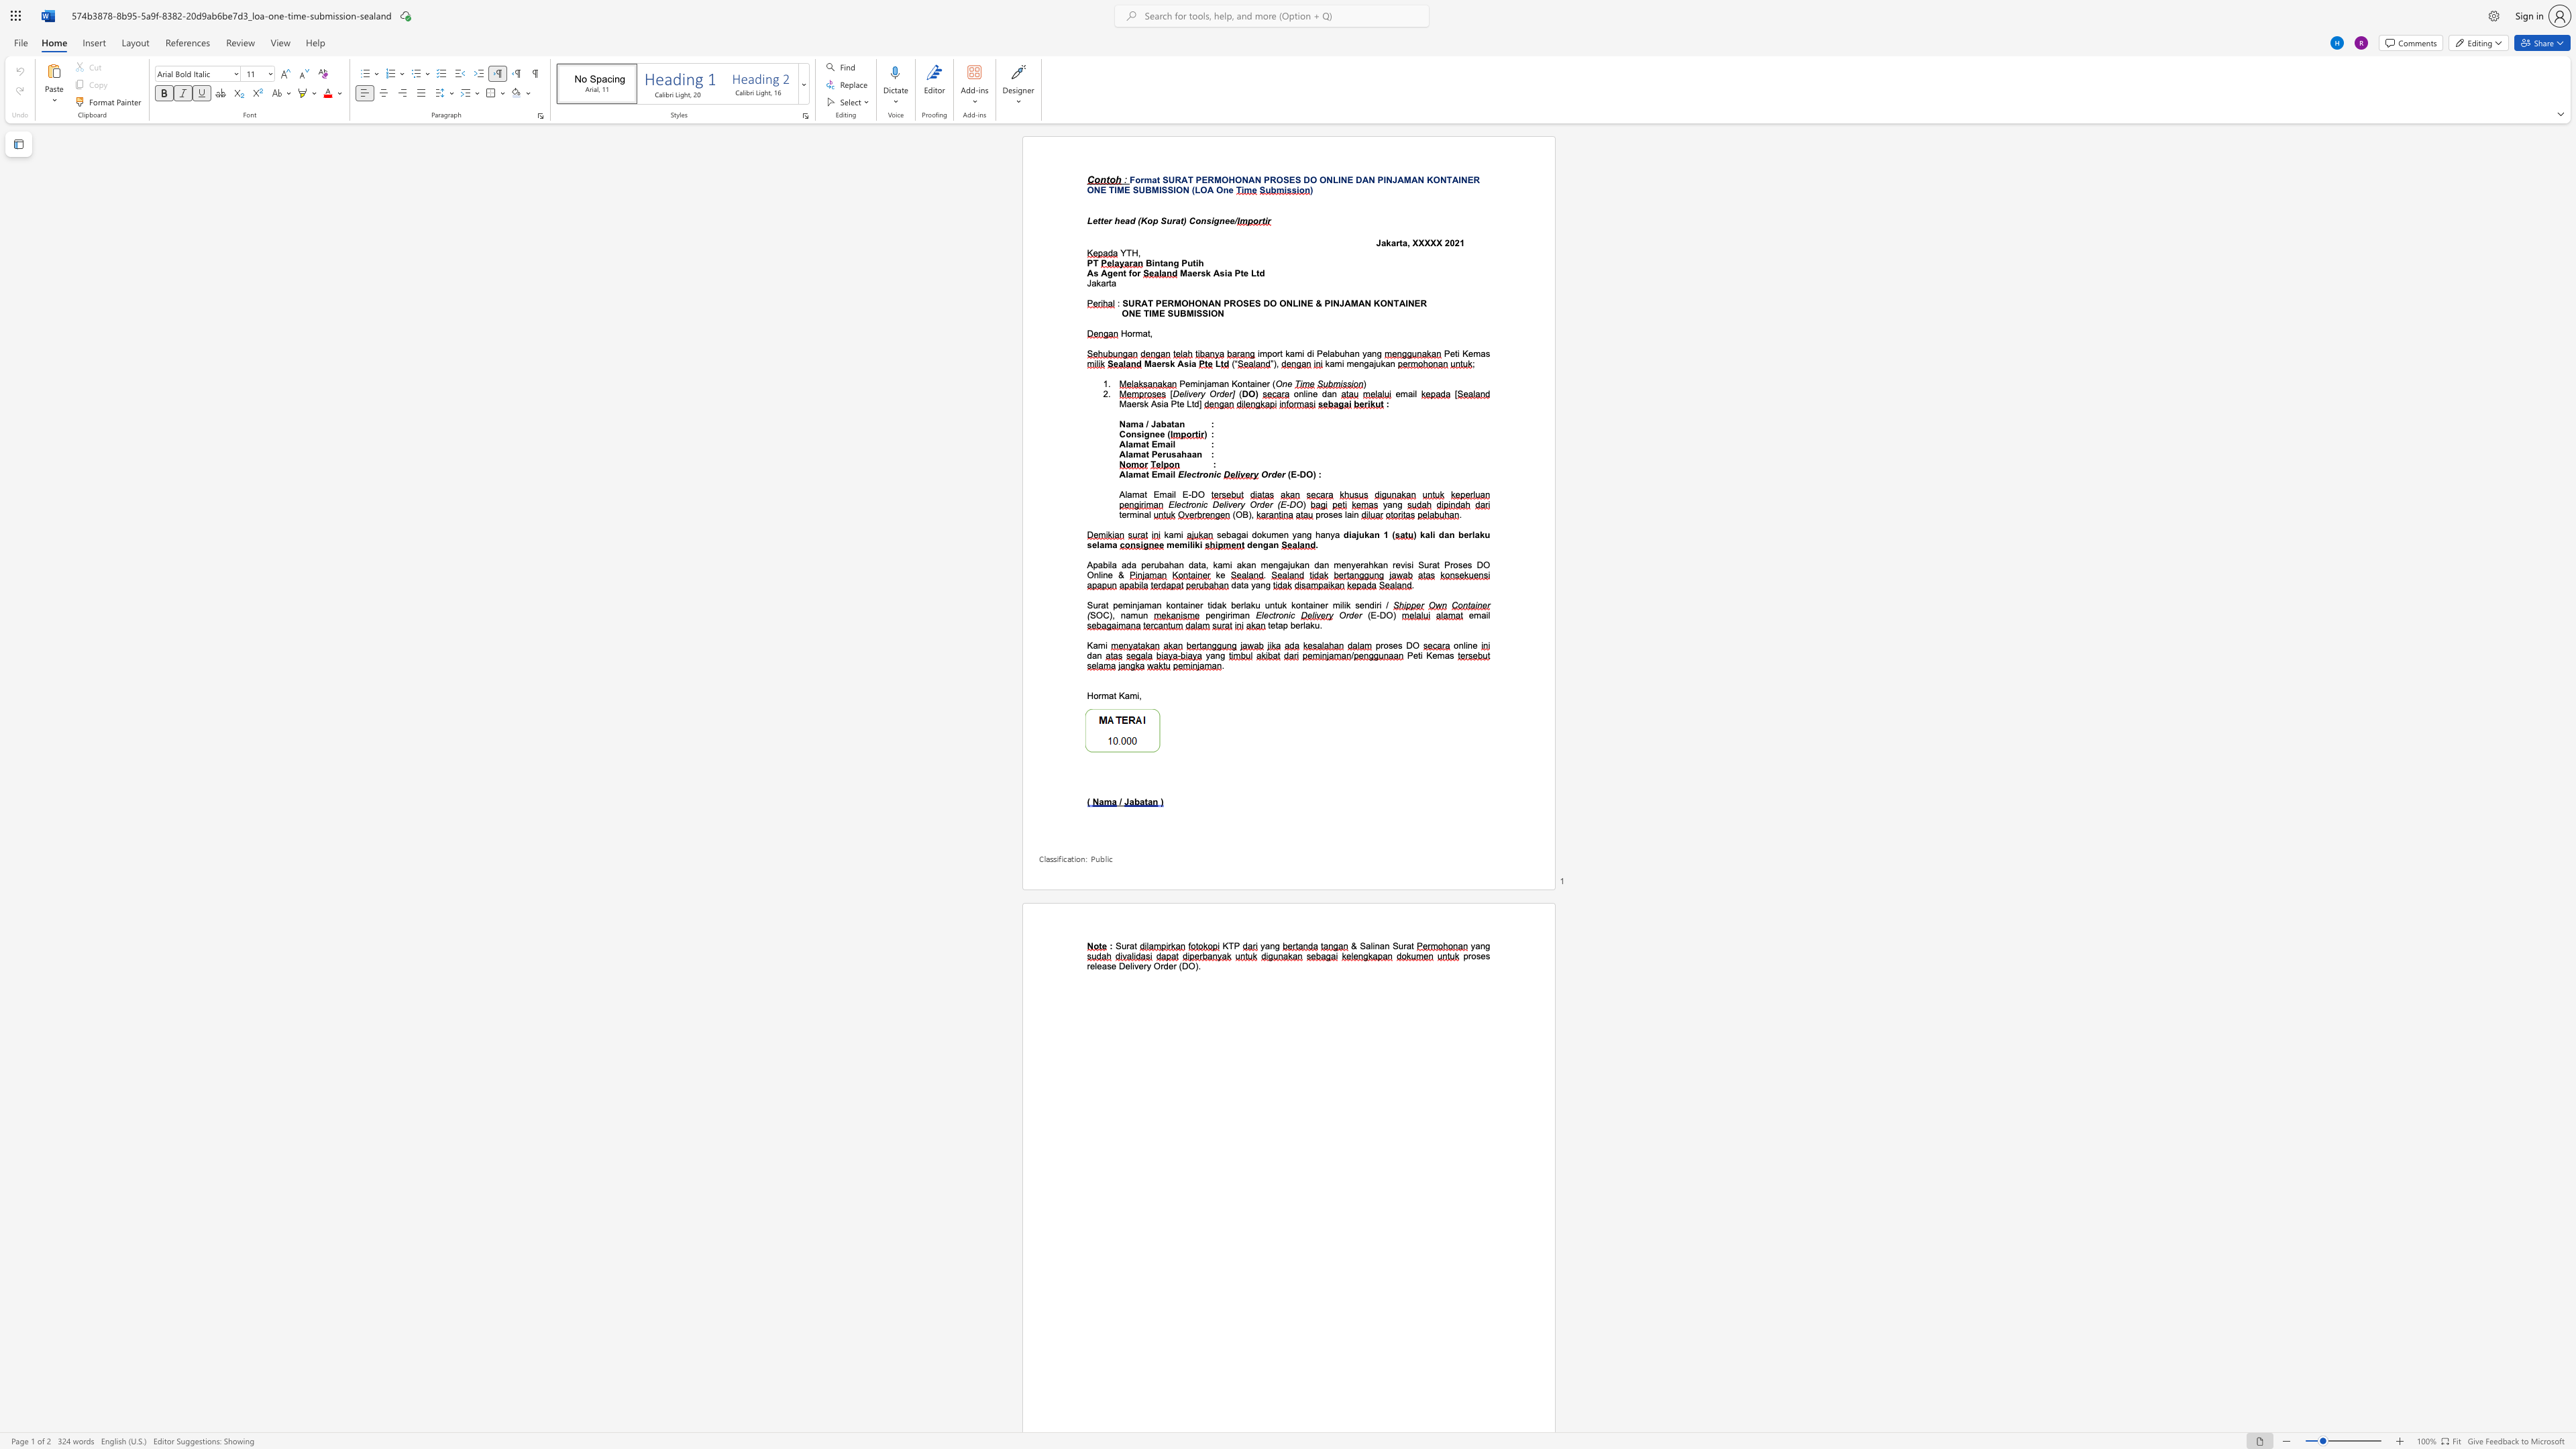  I want to click on the subset text "Hor" within the text "Hormat Kami,", so click(1087, 694).